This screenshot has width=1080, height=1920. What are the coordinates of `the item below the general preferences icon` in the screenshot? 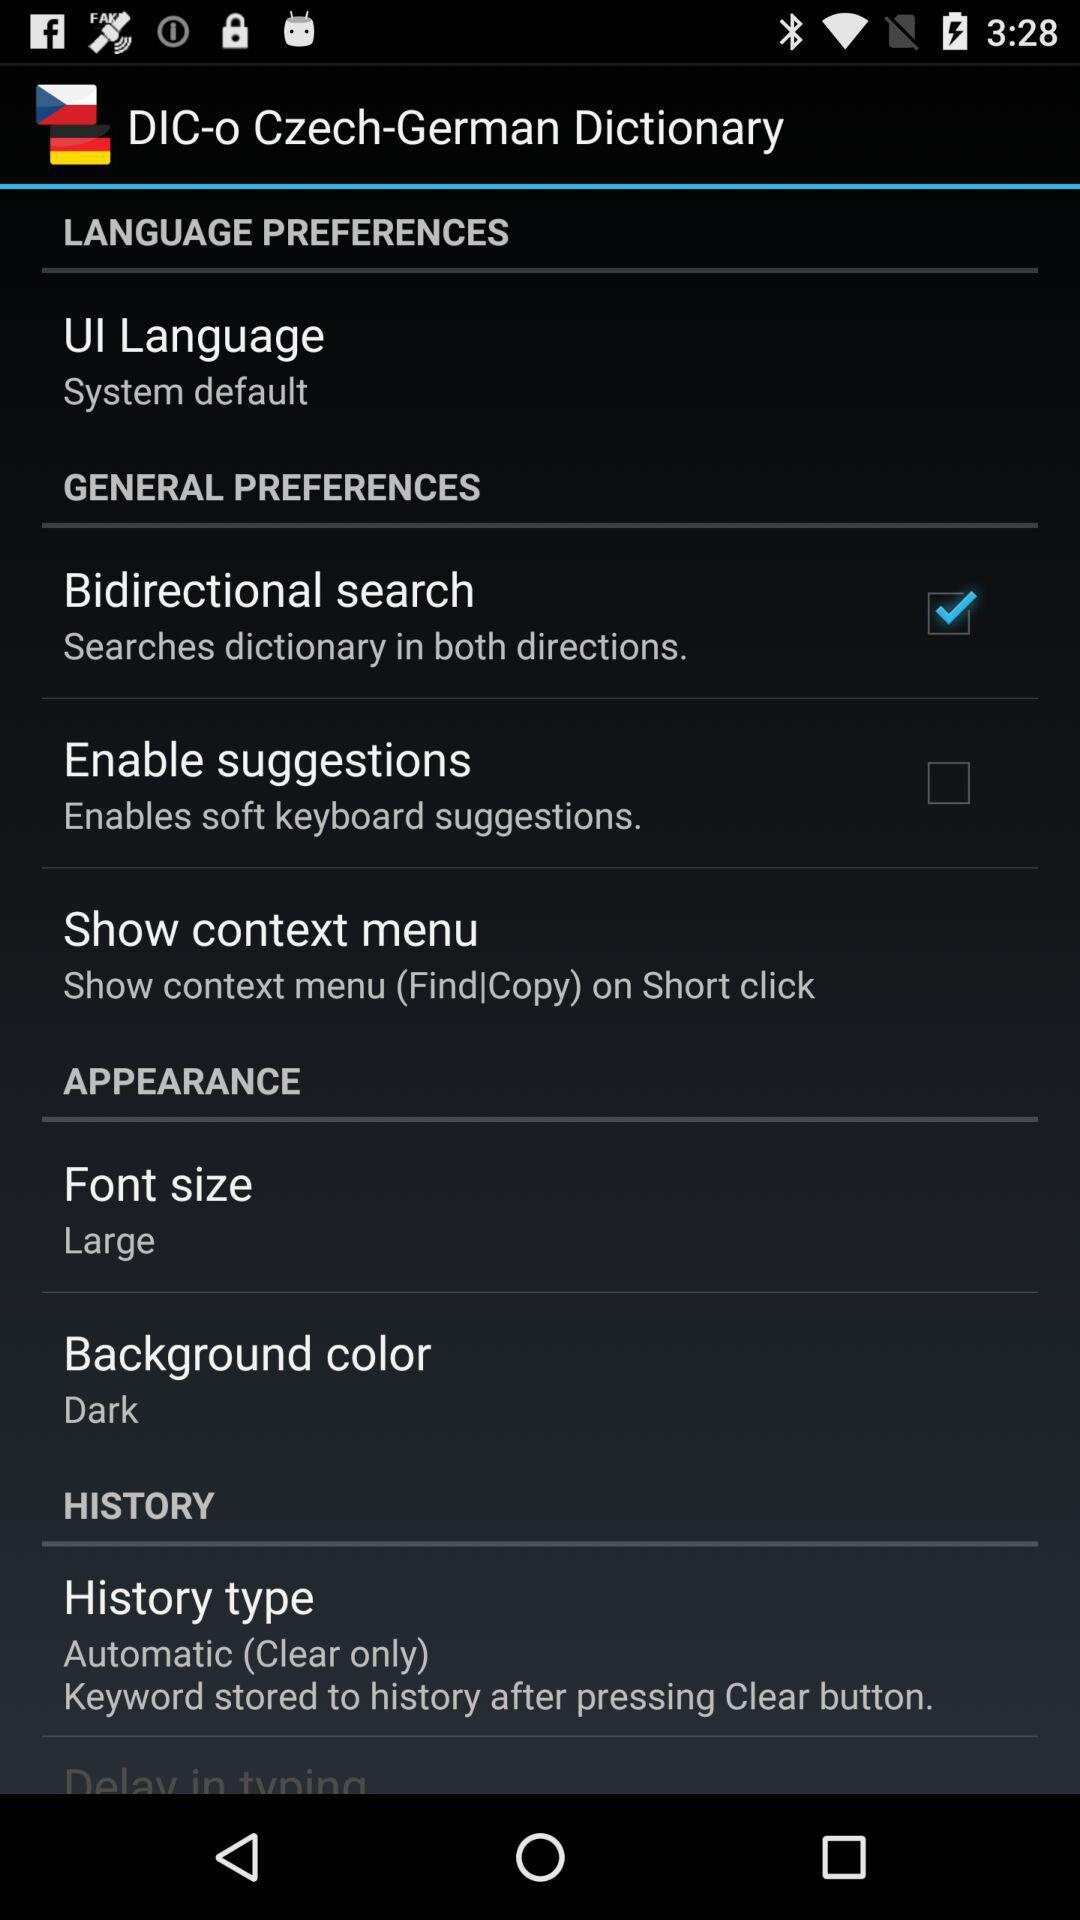 It's located at (268, 587).